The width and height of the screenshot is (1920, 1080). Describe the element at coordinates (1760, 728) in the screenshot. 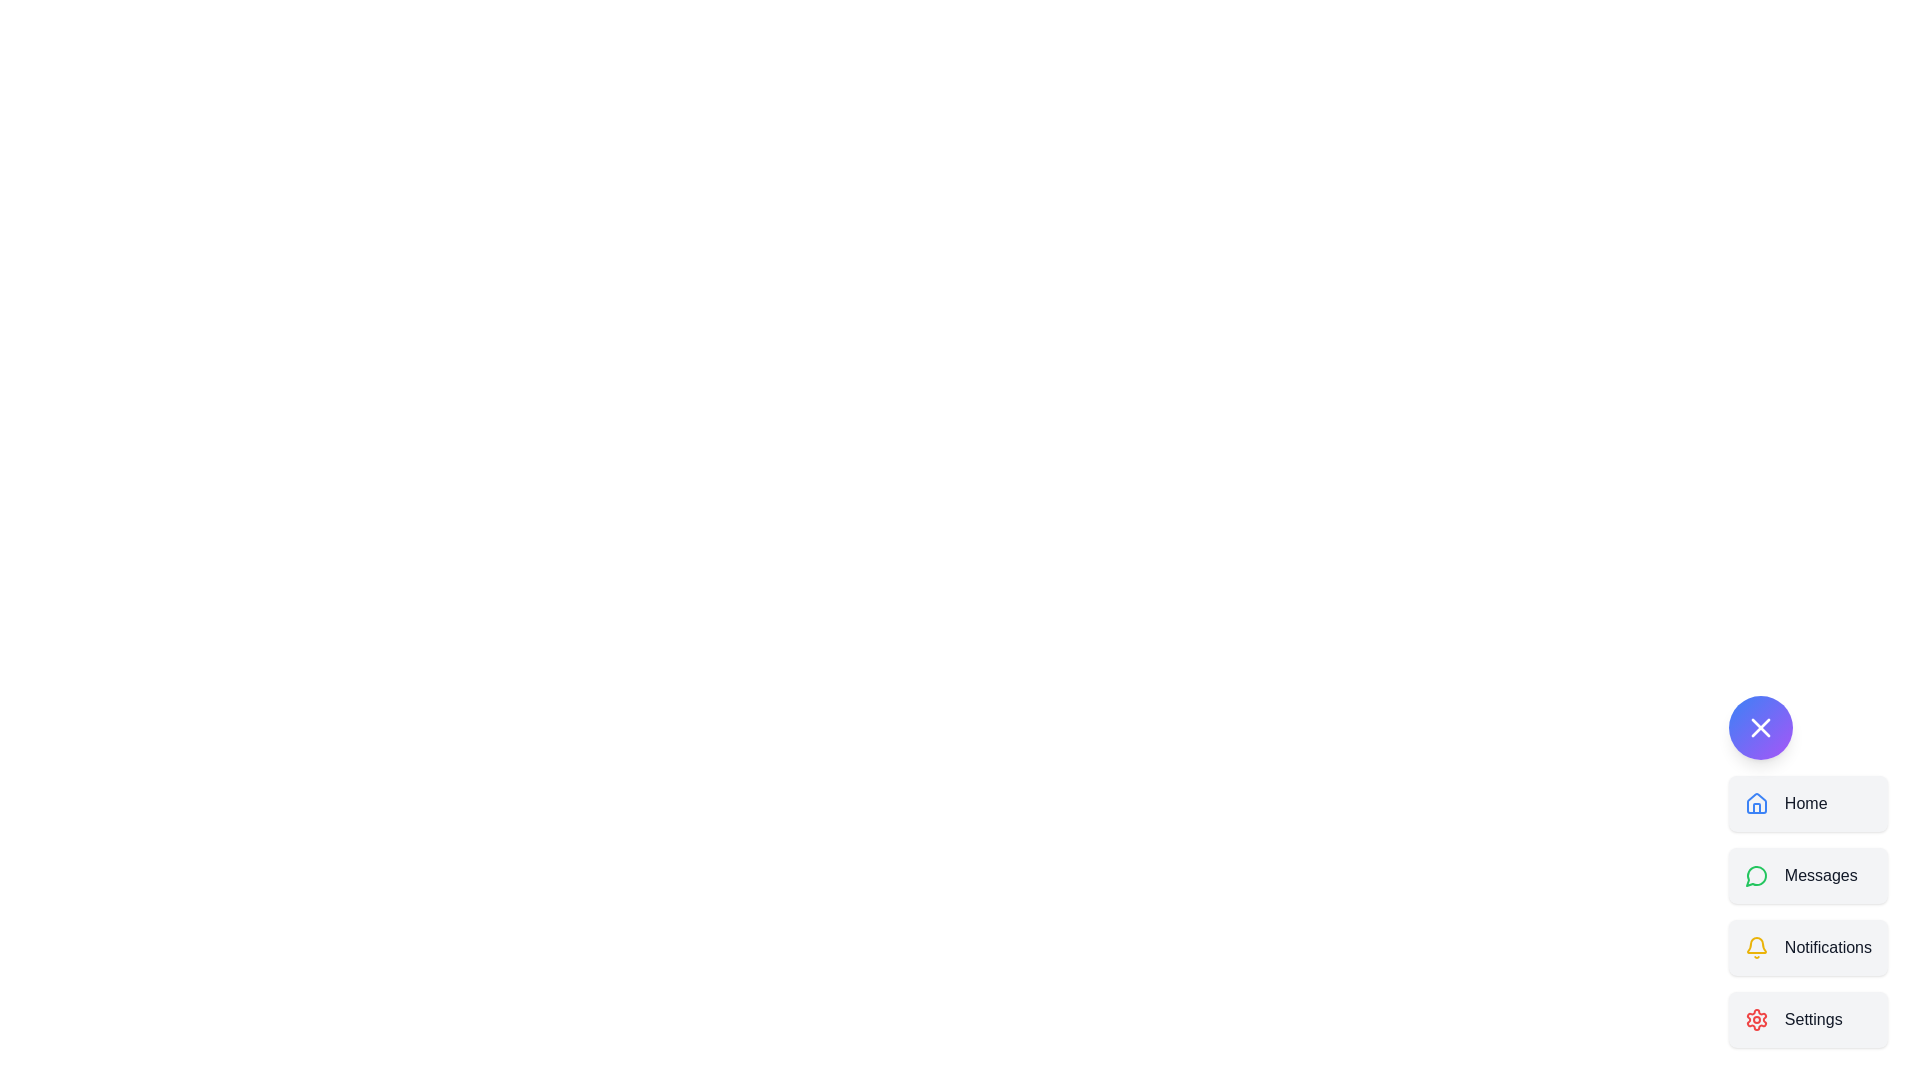

I see `the circular button located at the top-right corner of the vertical menu list` at that location.